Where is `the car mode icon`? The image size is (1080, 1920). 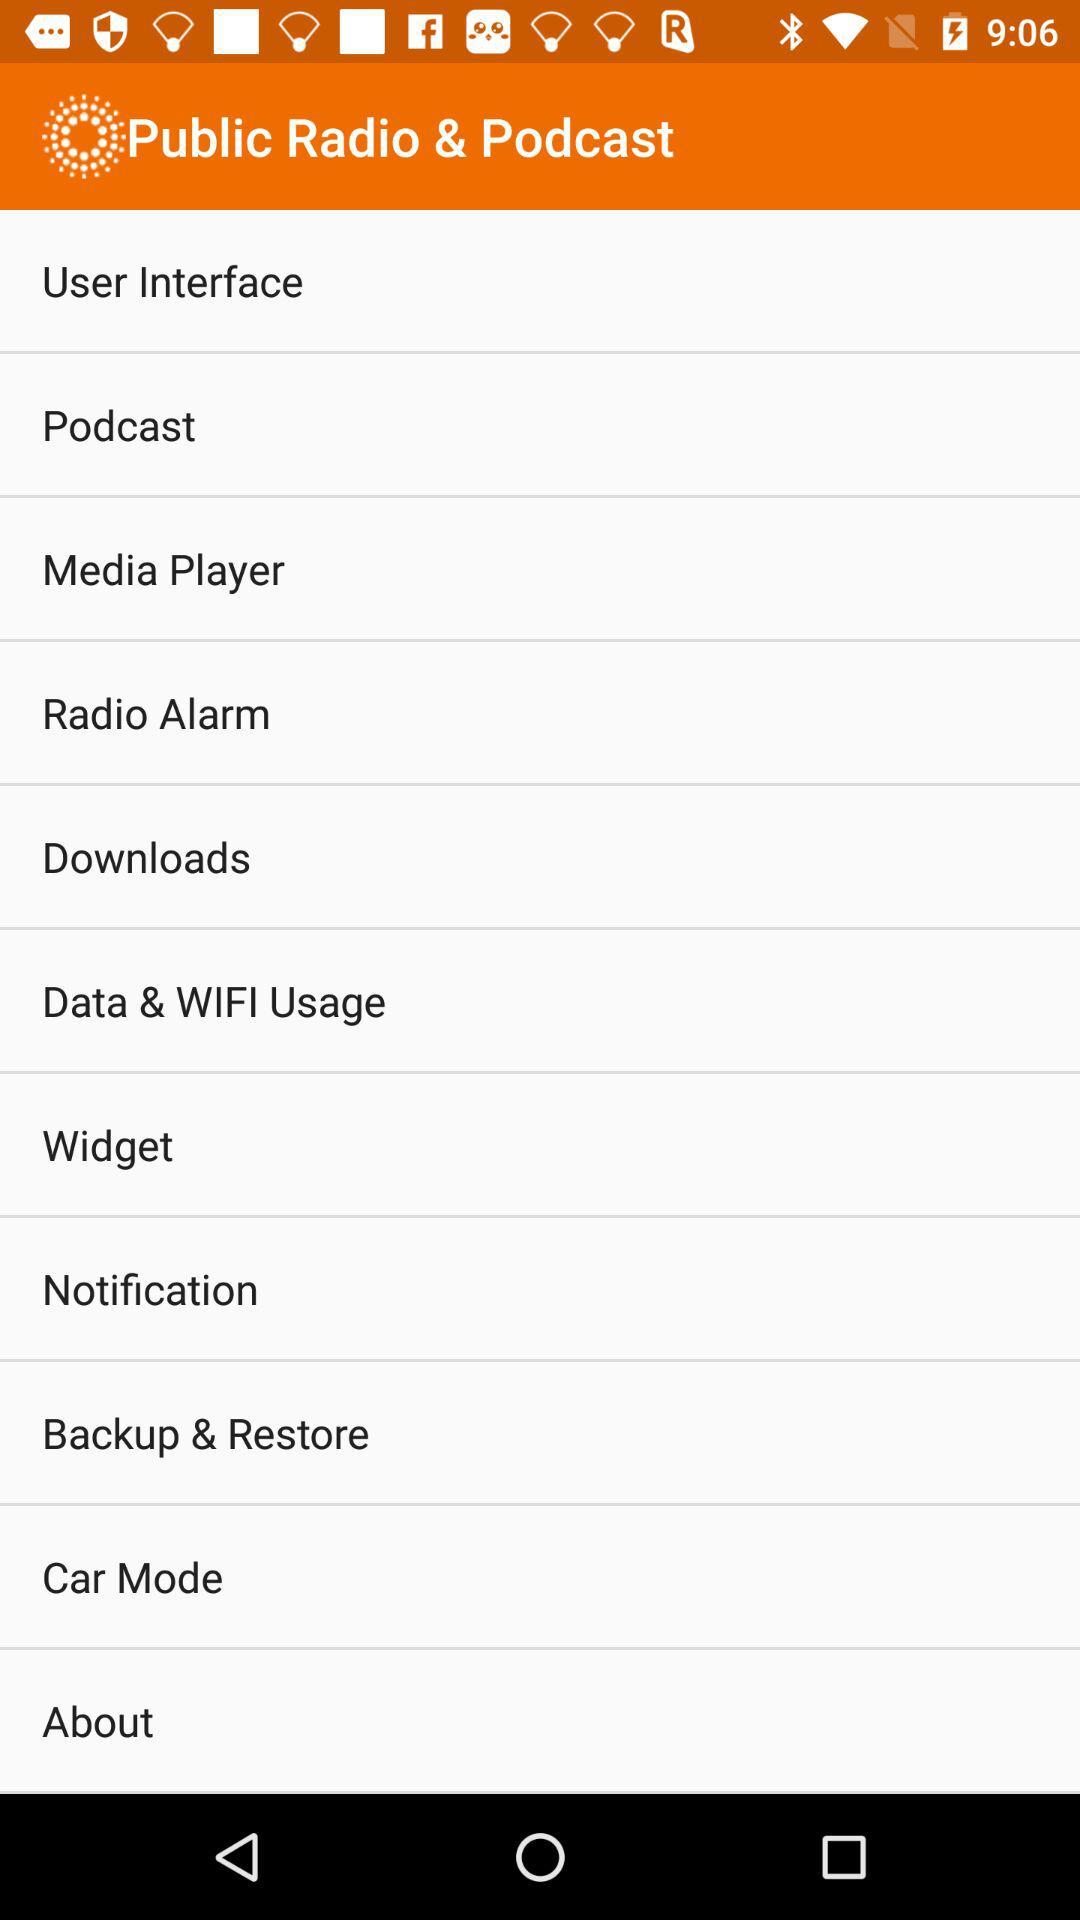 the car mode icon is located at coordinates (132, 1575).